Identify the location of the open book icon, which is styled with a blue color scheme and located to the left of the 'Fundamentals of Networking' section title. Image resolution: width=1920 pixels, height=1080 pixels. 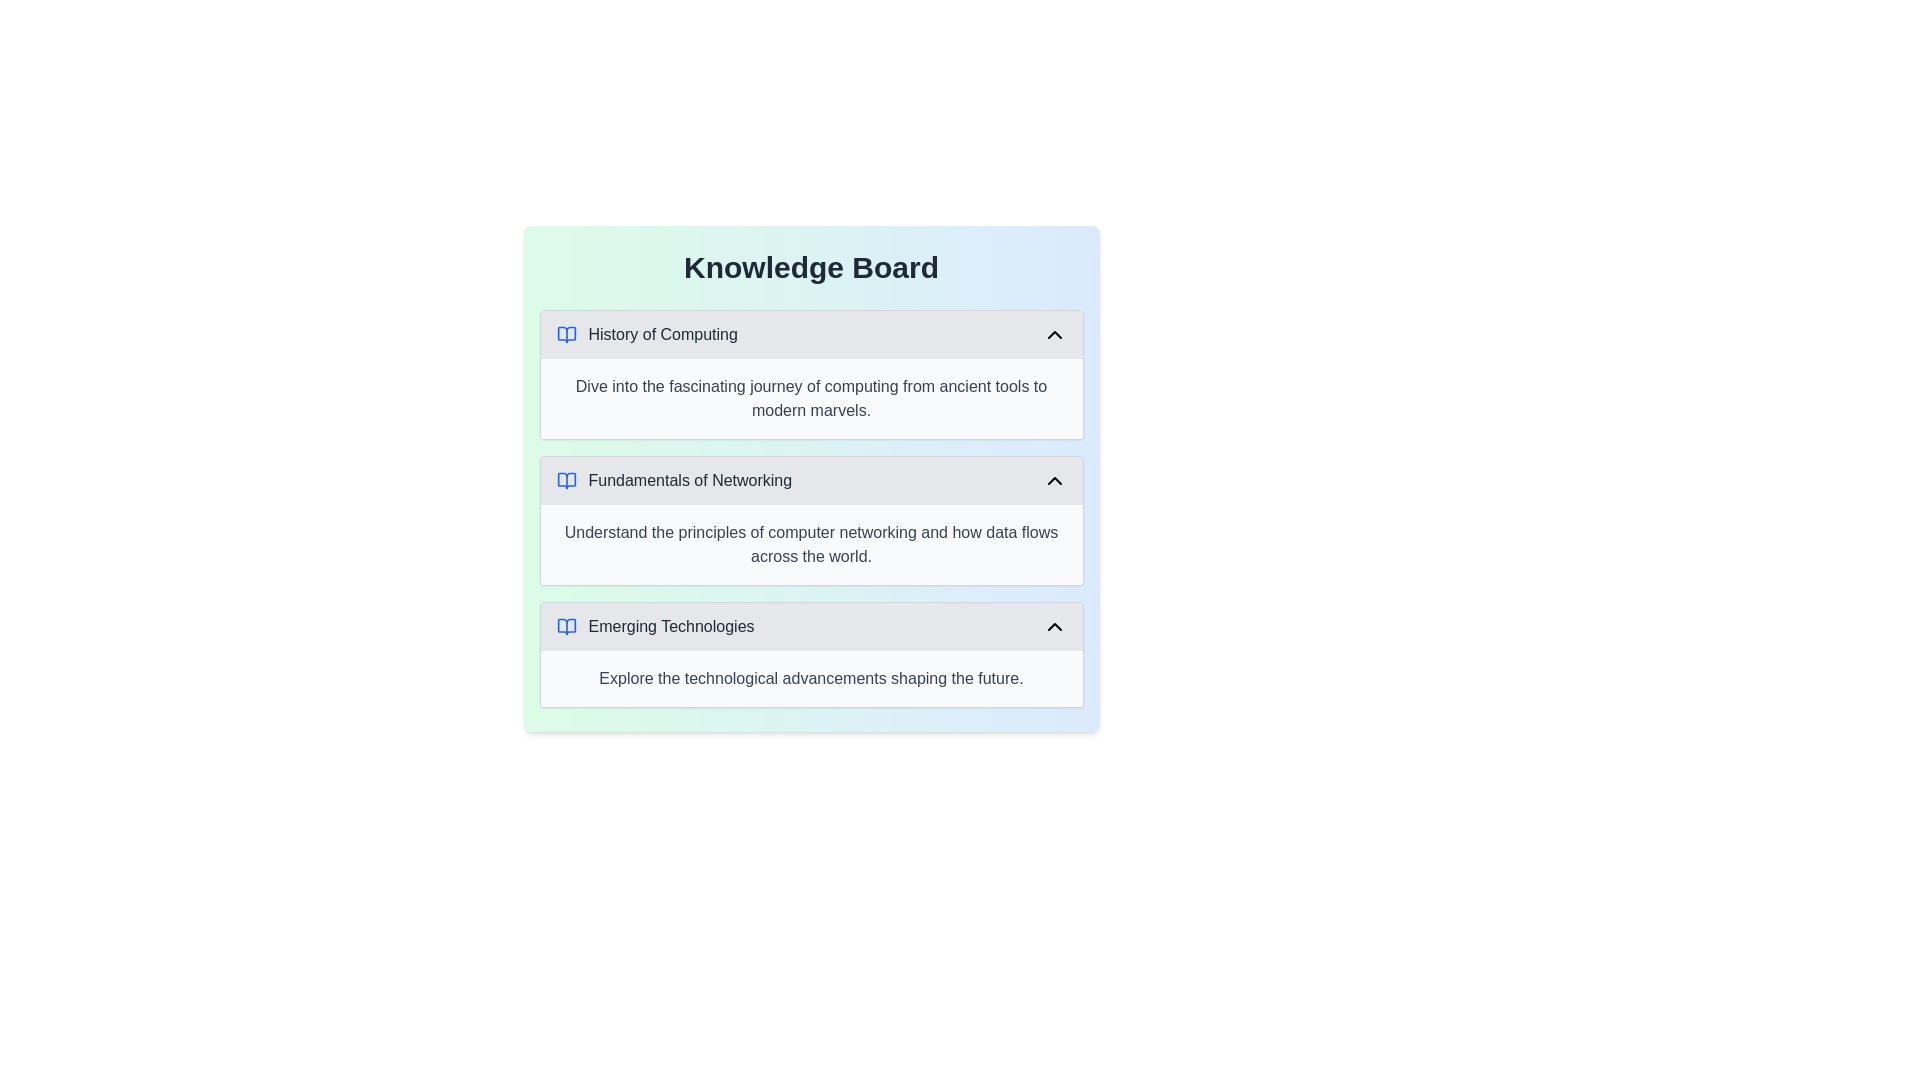
(565, 481).